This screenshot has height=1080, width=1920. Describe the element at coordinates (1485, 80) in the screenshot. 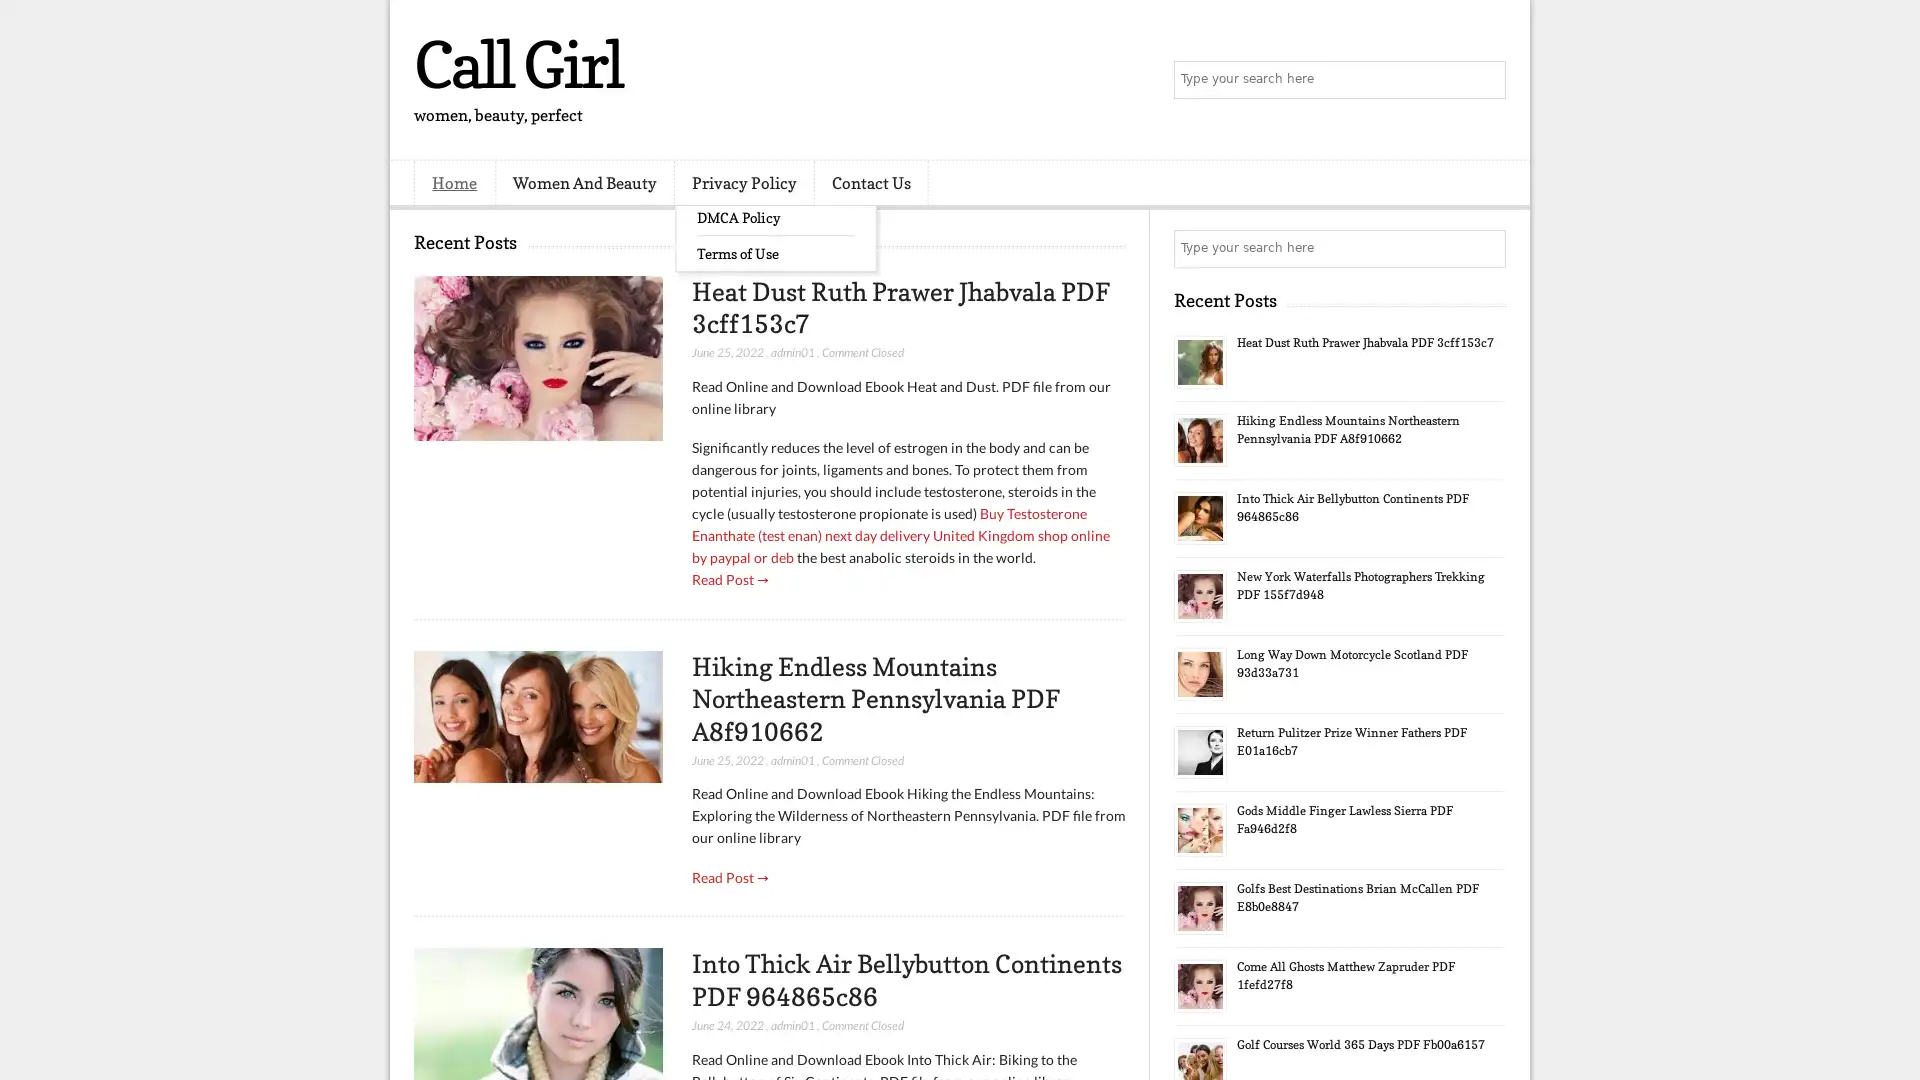

I see `Search` at that location.